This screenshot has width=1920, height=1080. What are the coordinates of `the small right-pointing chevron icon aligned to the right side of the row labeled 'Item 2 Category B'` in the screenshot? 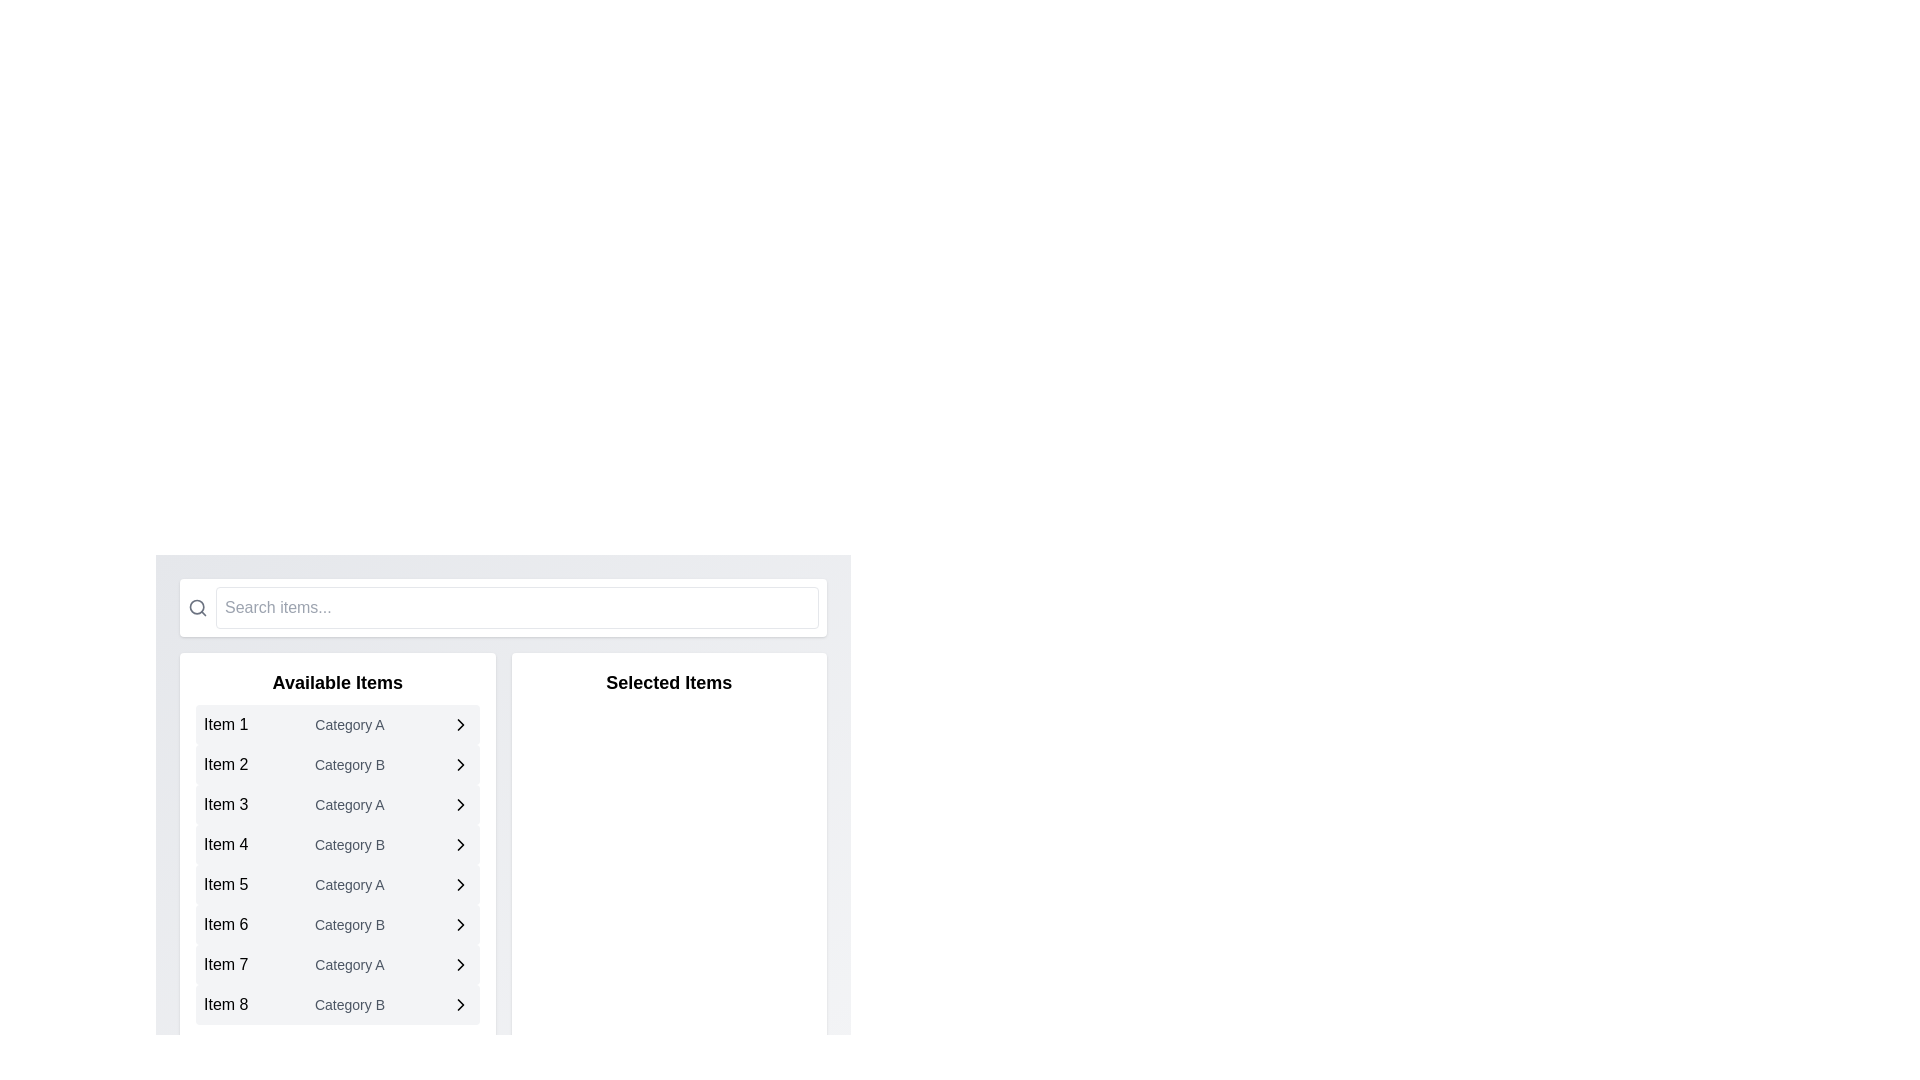 It's located at (460, 764).